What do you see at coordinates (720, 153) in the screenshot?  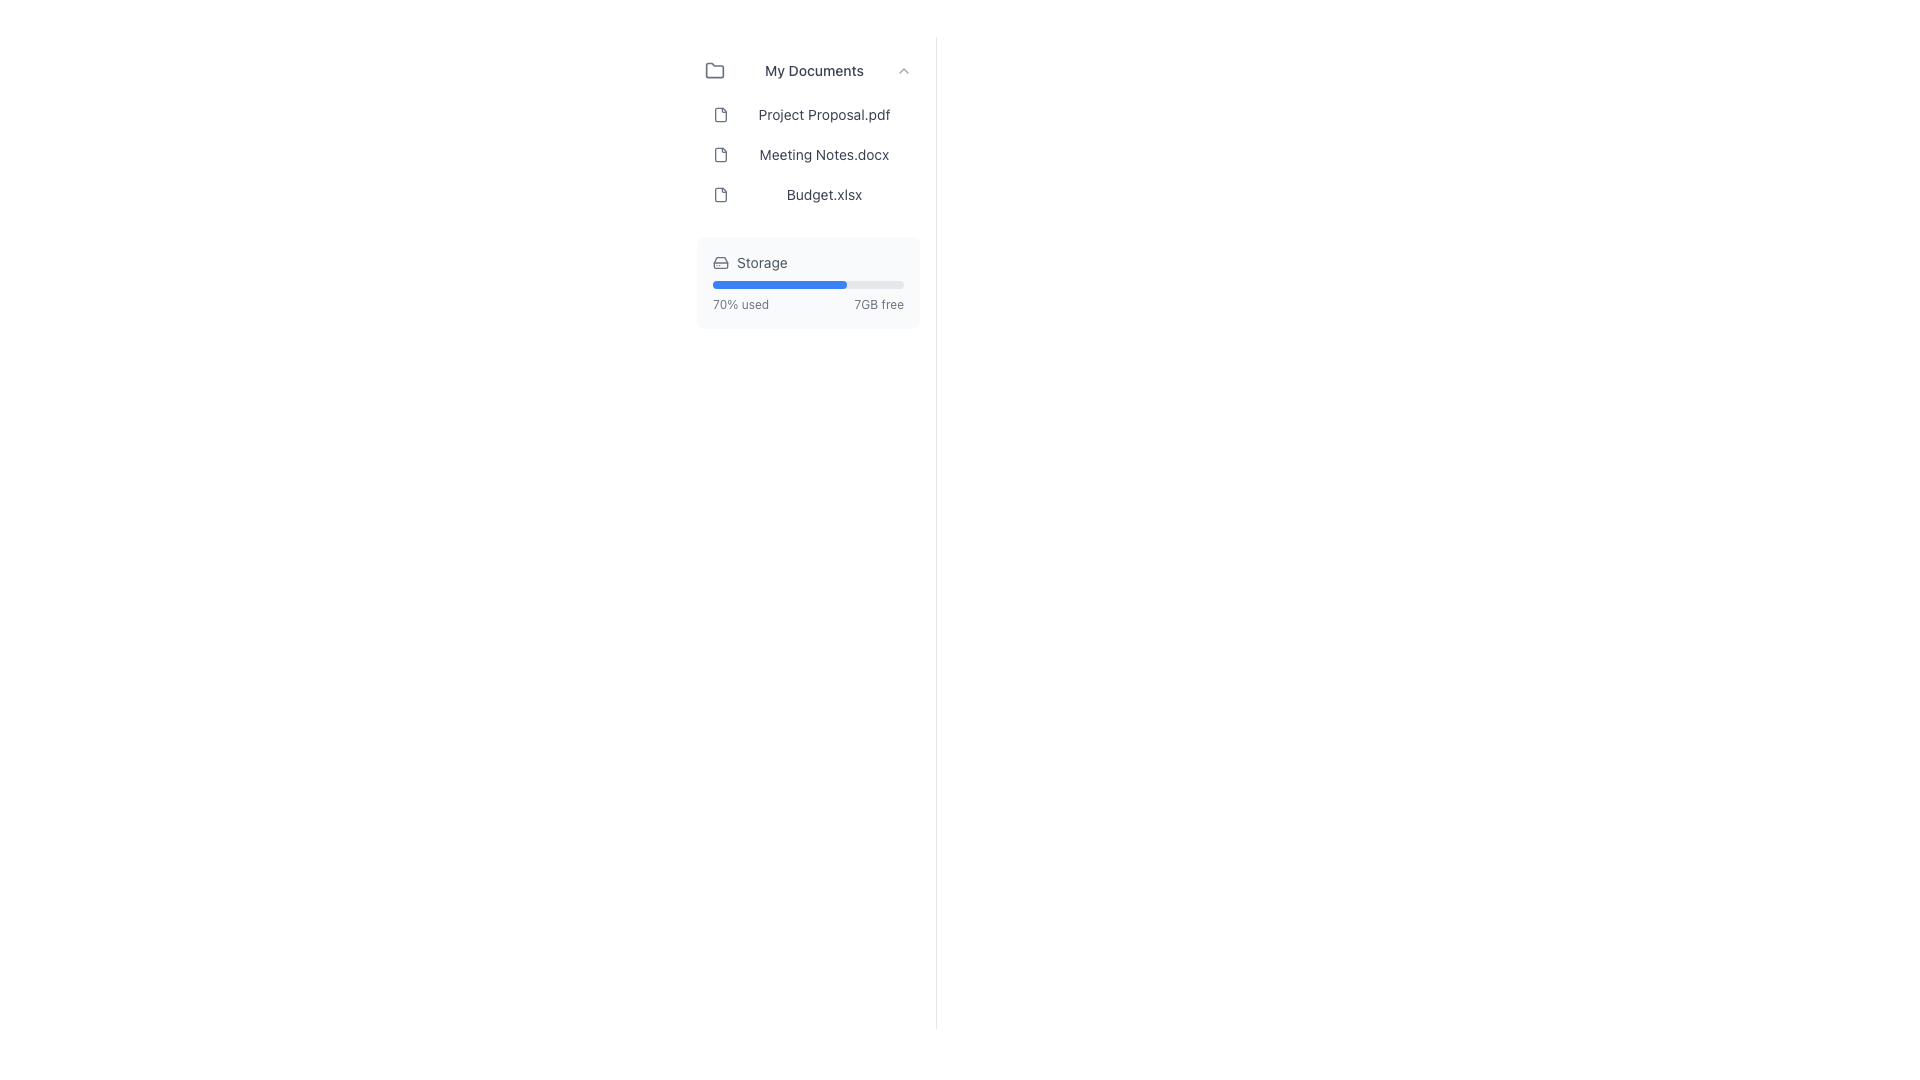 I see `the small document icon with a gray outline and folded corner that represents 'Meeting Notes.docx', located to the left of the document title` at bounding box center [720, 153].